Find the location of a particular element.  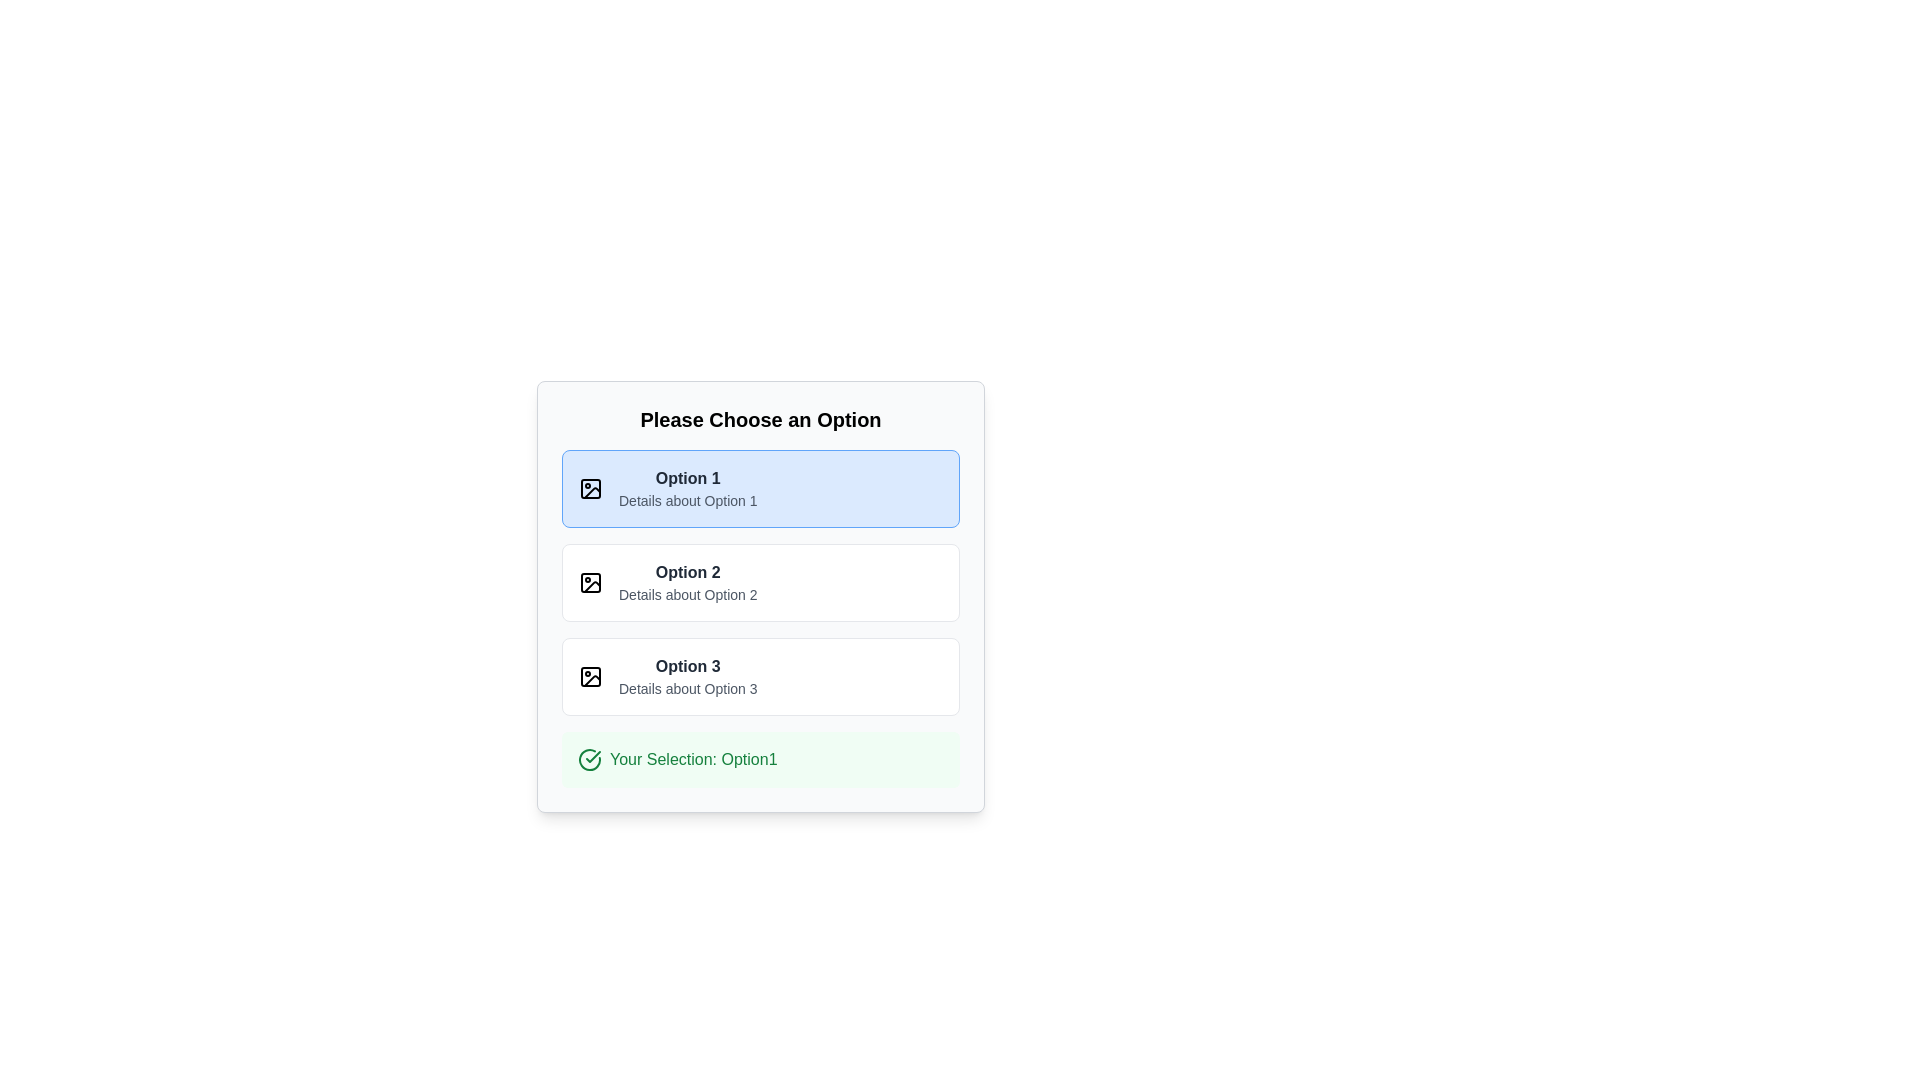

the visual feedback of the selection confirmation icon for 'Option1', which is located within the green-highlighted confirmation message box and adjacent to the text 'Your Selection: Option1' is located at coordinates (589, 759).